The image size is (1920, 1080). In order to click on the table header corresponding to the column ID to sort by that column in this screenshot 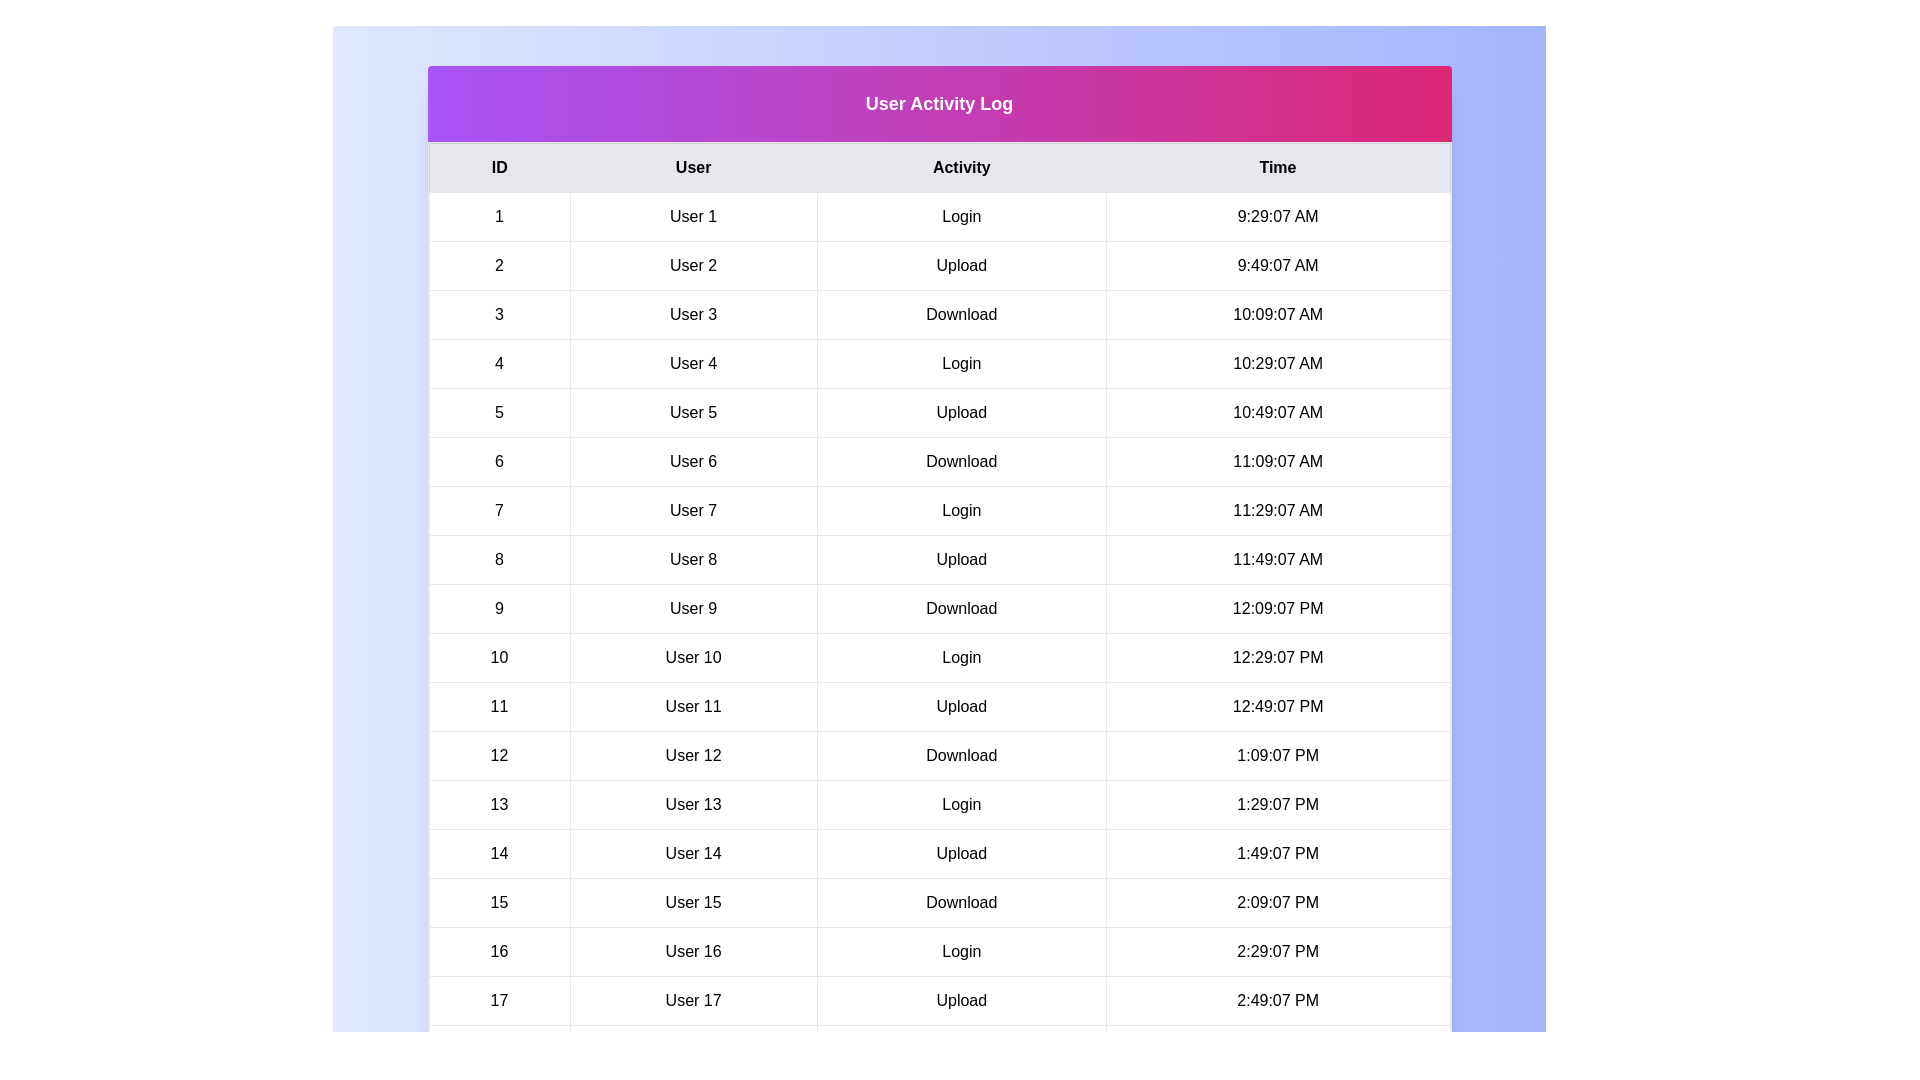, I will do `click(499, 167)`.